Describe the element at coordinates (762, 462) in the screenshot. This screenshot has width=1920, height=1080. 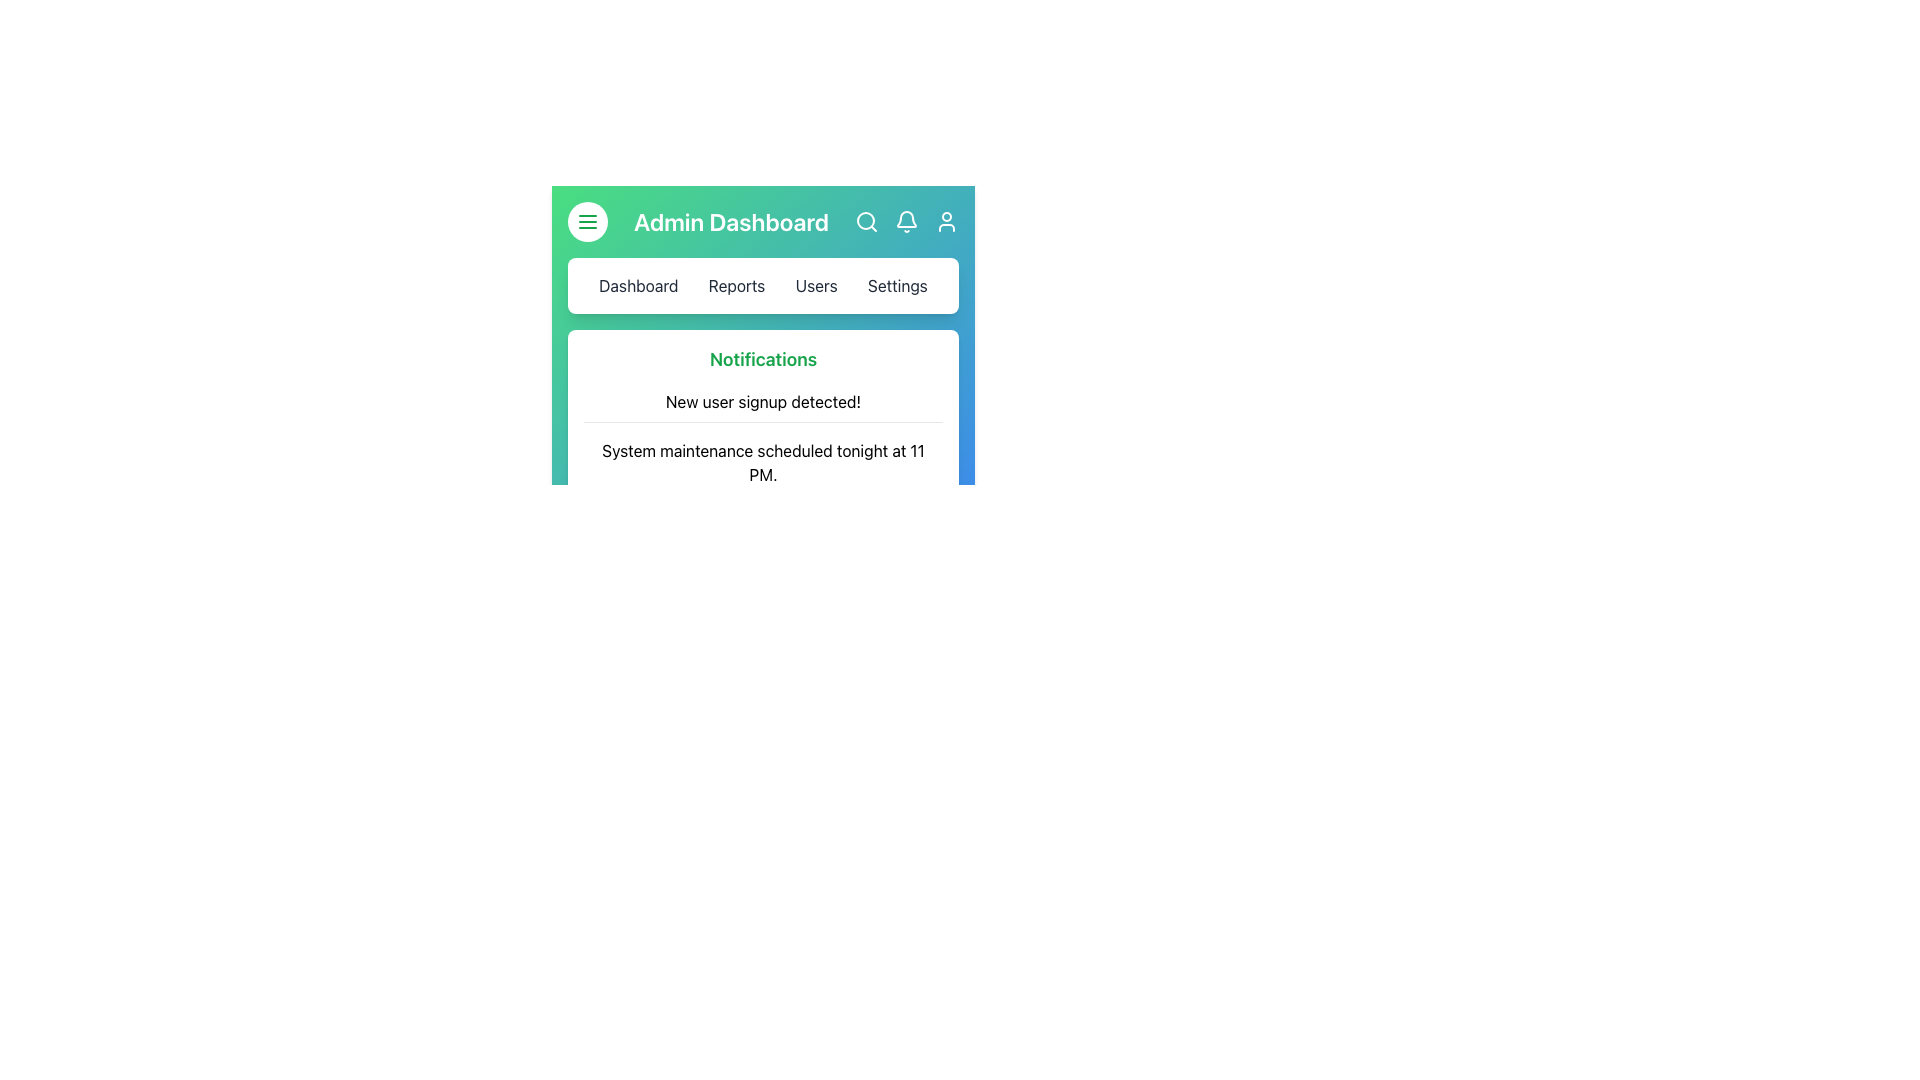
I see `notifications from the notification list located in the 'Notifications' section of the card-like component, positioned below the 'Notifications' header` at that location.